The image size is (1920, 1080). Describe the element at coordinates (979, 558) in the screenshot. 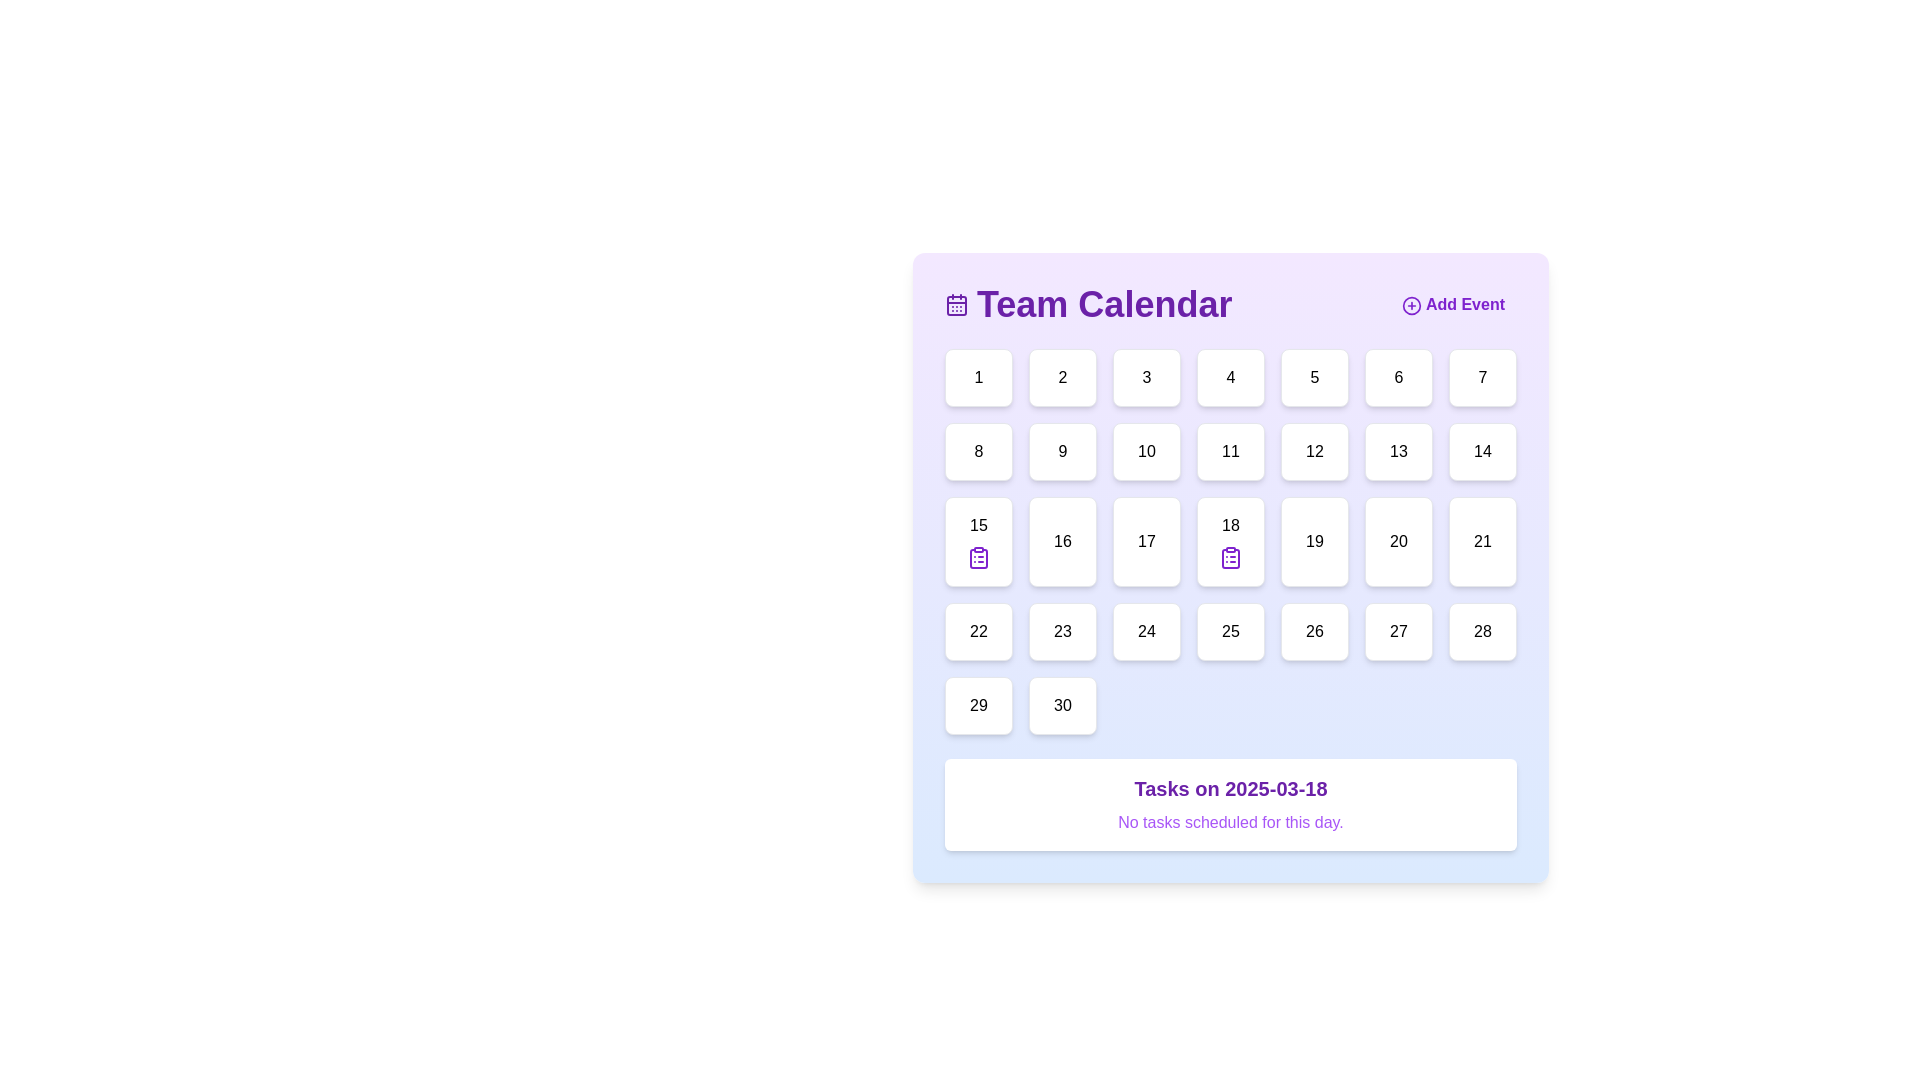

I see `the clipboard icon located within the date box labeled '15' in the Team Calendar interface` at that location.